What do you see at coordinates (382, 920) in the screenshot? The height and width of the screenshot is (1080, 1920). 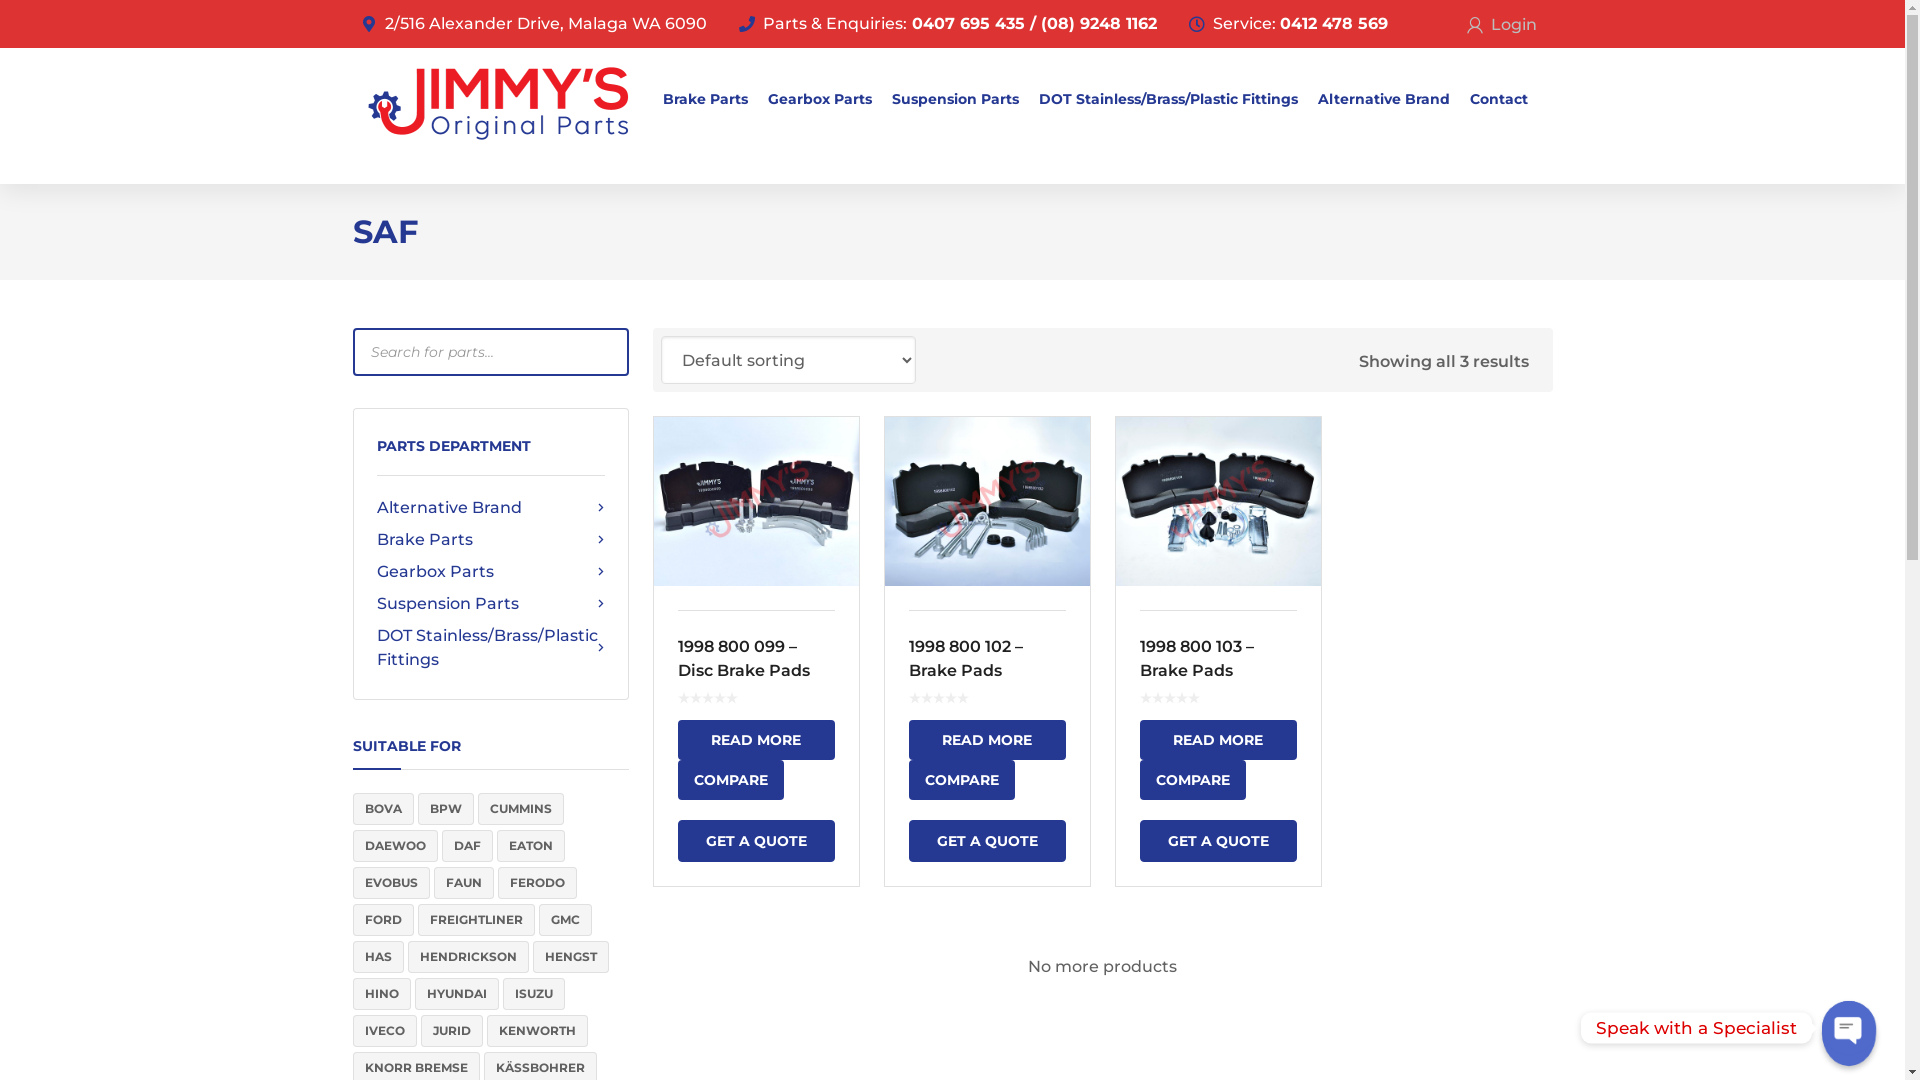 I see `'FORD'` at bounding box center [382, 920].